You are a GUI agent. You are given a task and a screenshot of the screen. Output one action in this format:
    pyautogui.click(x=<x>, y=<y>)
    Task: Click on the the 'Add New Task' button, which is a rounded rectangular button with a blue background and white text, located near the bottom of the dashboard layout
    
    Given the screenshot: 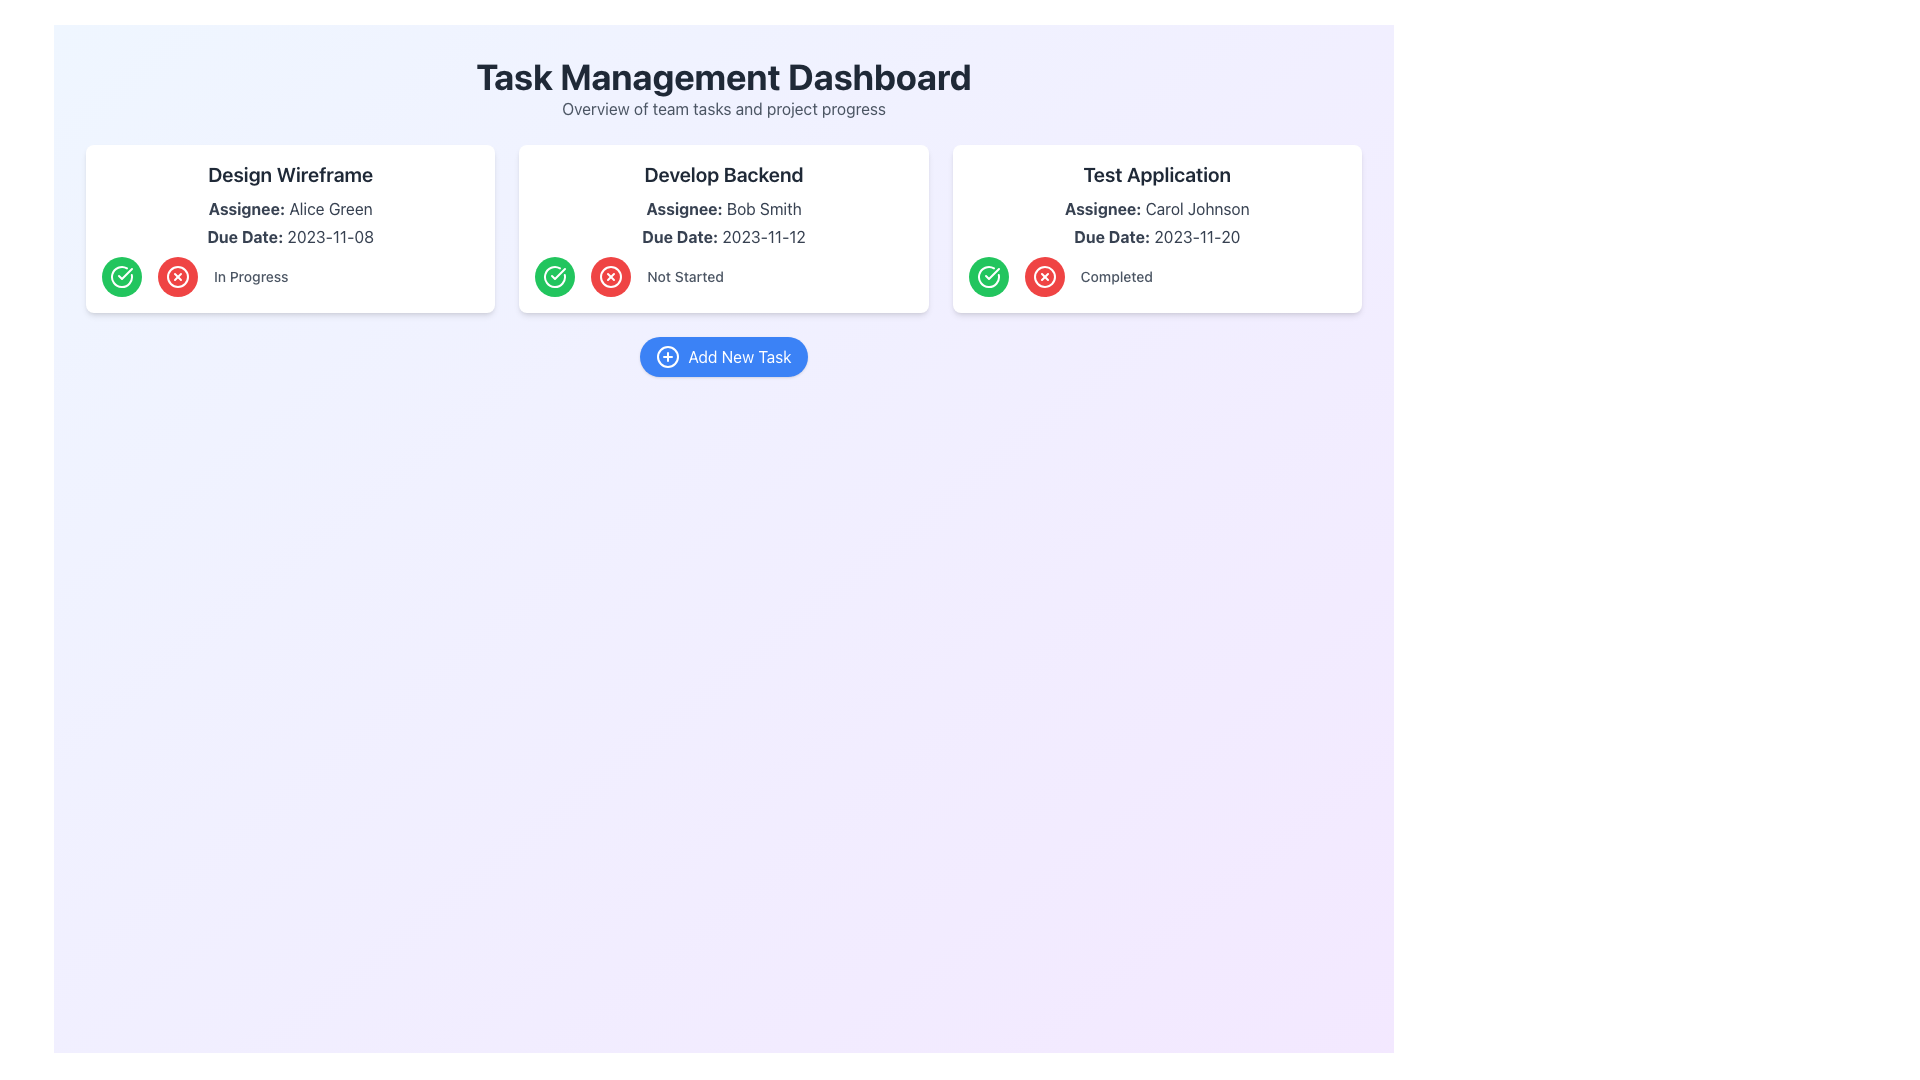 What is the action you would take?
    pyautogui.click(x=722, y=356)
    